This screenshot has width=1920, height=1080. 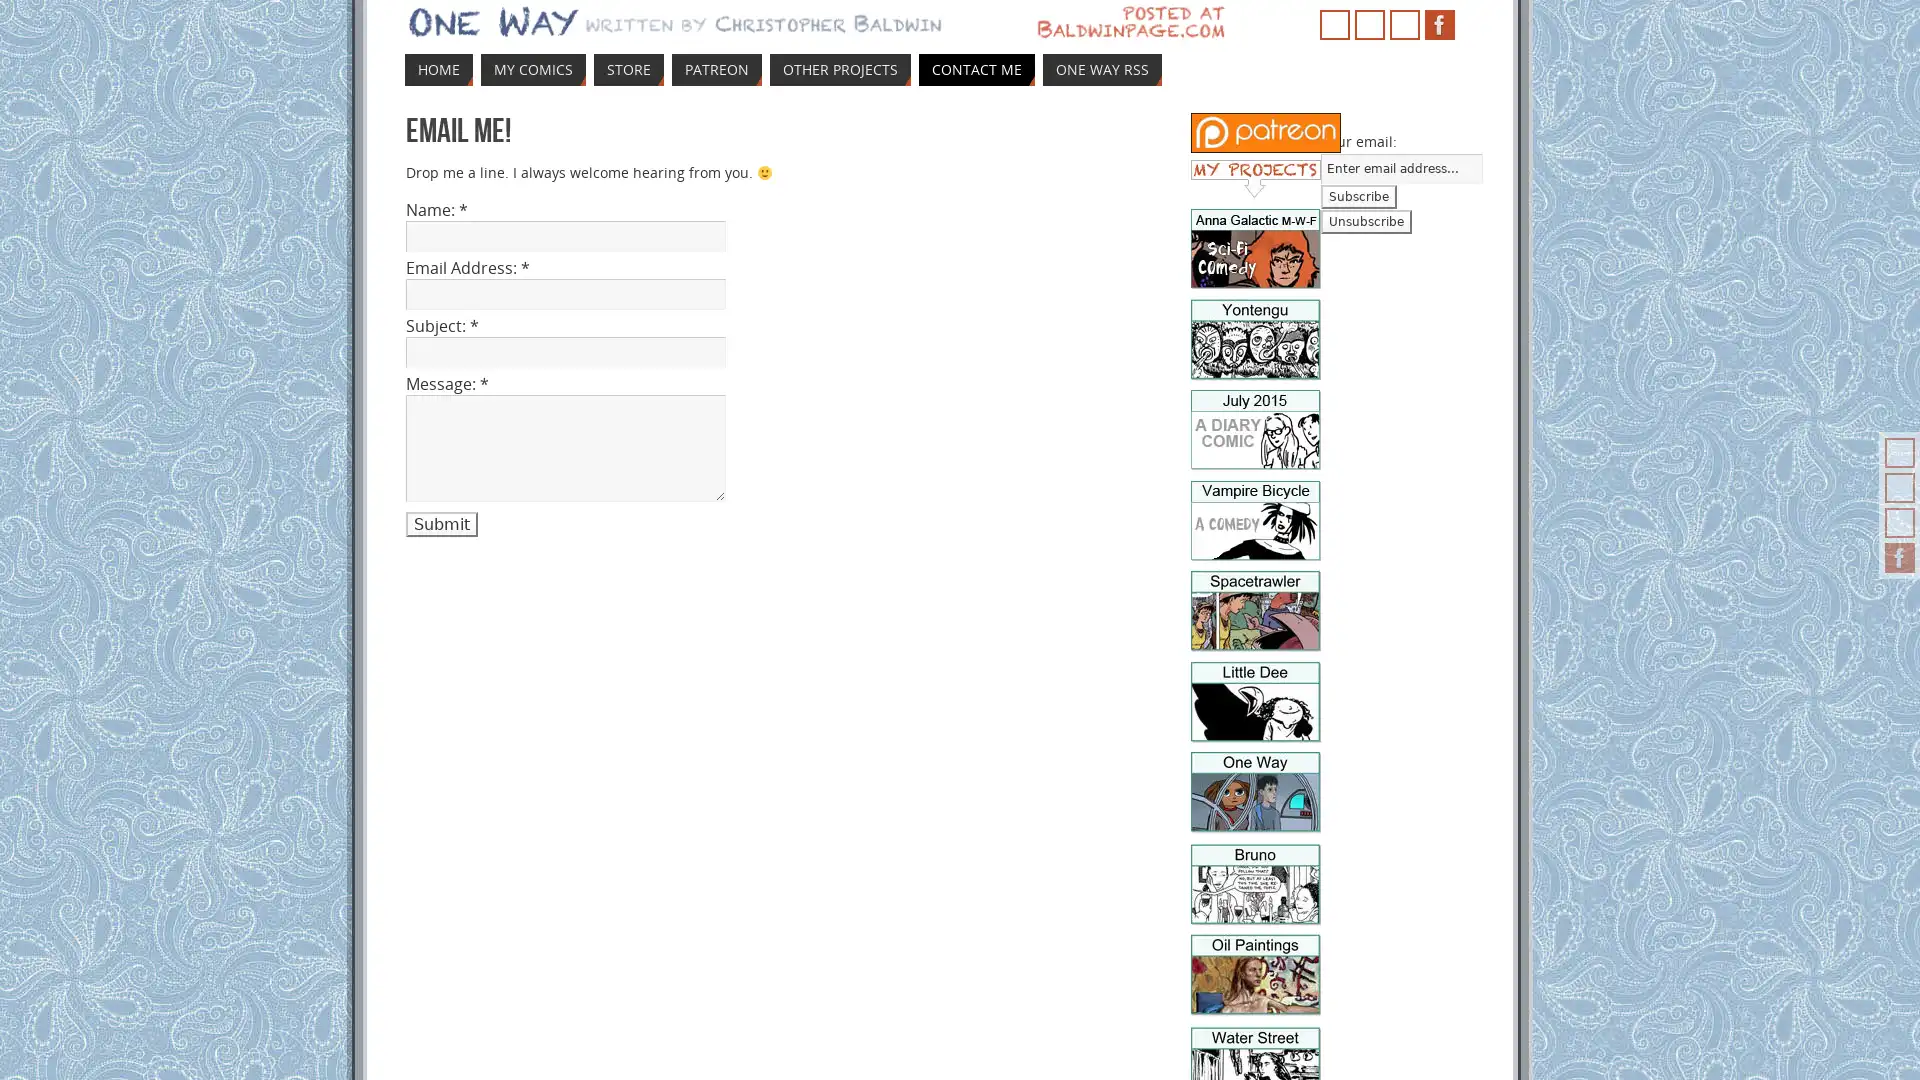 I want to click on Submit, so click(x=440, y=523).